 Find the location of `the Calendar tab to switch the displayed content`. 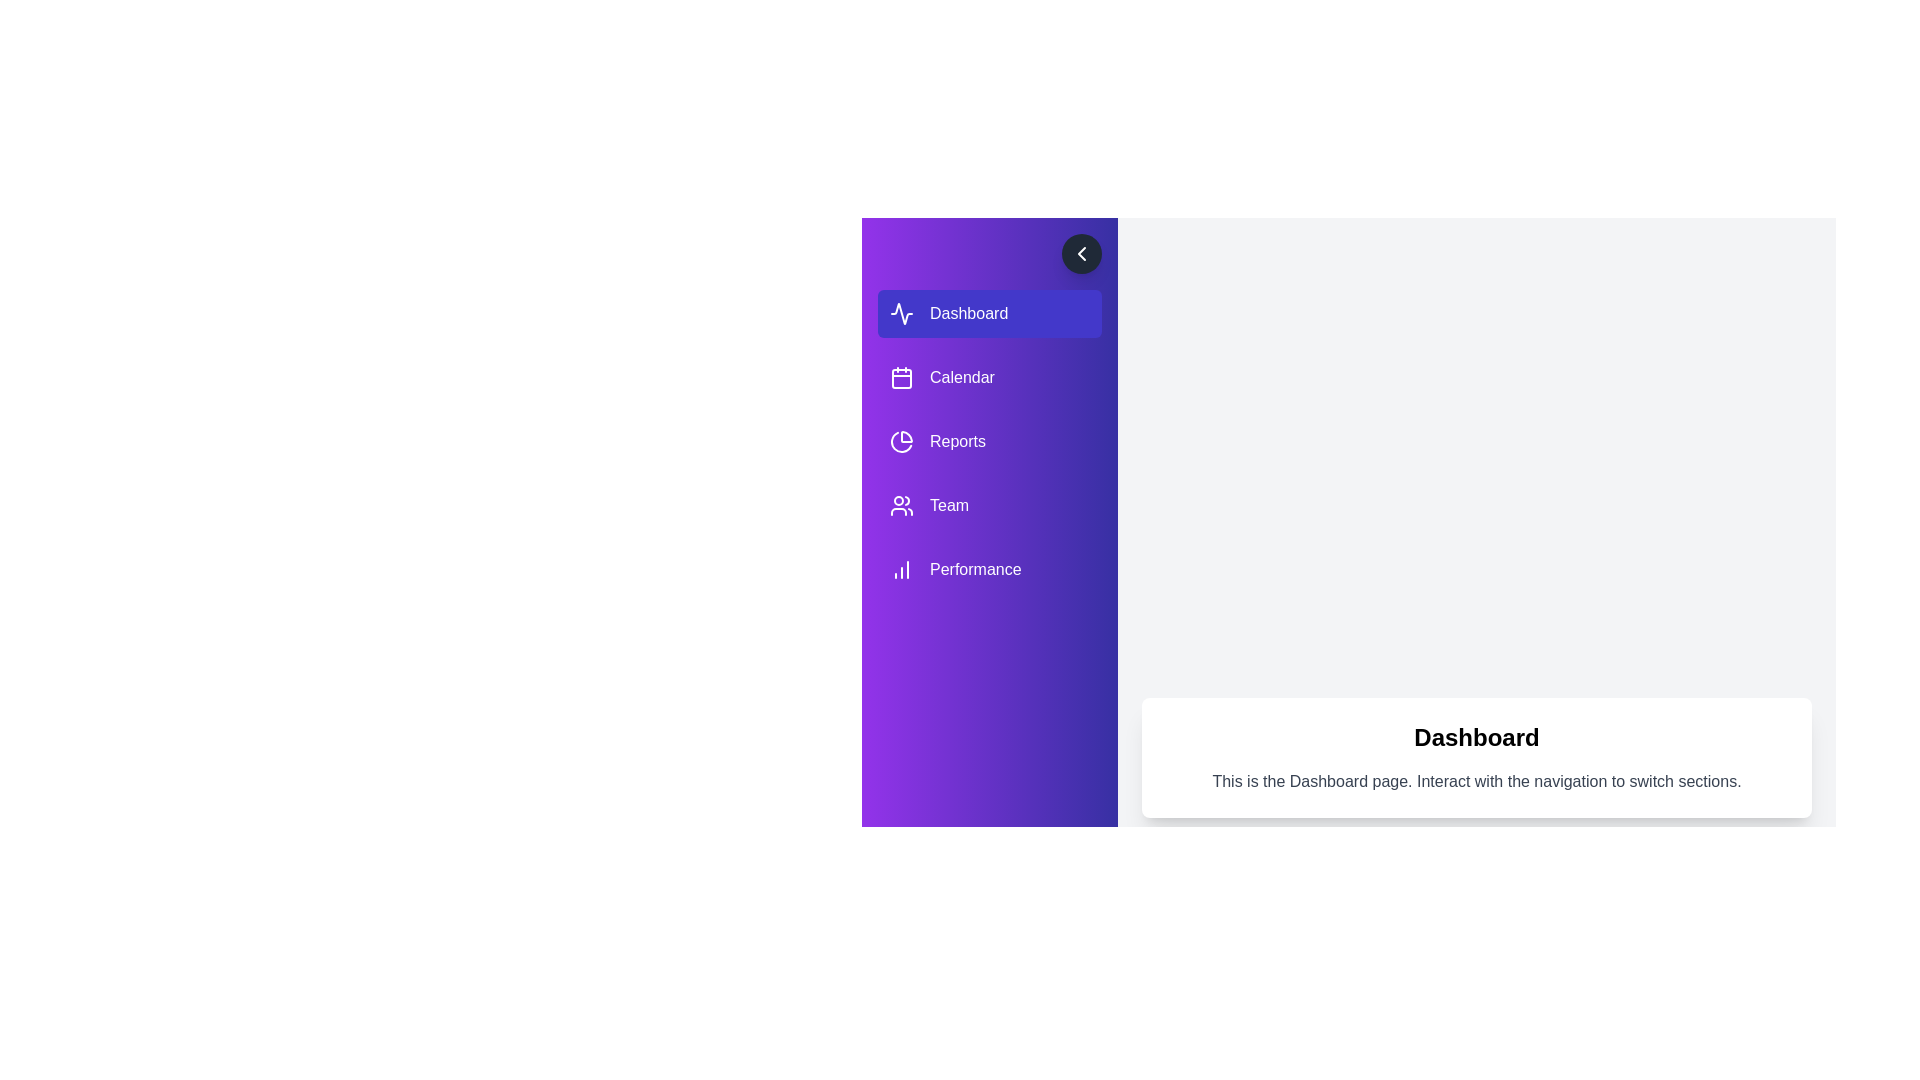

the Calendar tab to switch the displayed content is located at coordinates (989, 378).